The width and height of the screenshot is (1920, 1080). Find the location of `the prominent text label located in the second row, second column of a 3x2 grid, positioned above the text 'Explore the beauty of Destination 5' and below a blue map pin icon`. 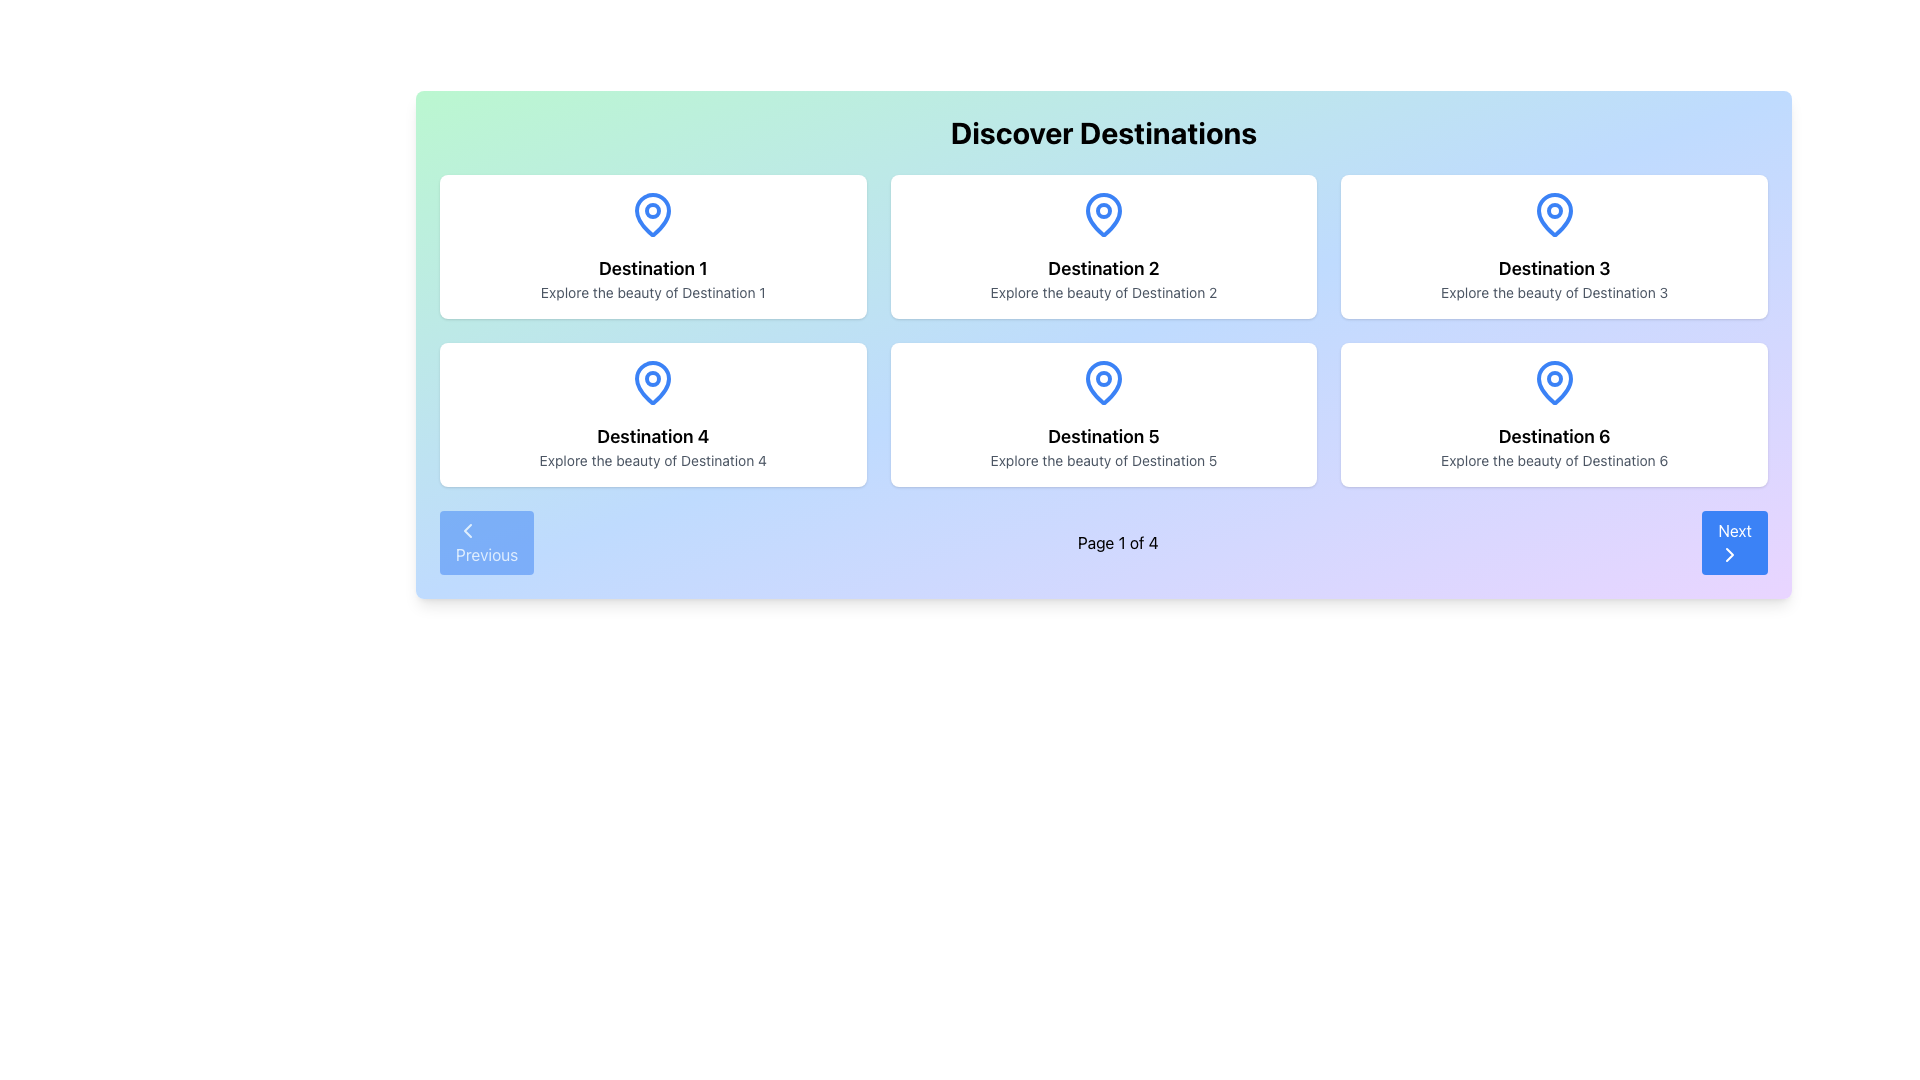

the prominent text label located in the second row, second column of a 3x2 grid, positioned above the text 'Explore the beauty of Destination 5' and below a blue map pin icon is located at coordinates (1103, 435).